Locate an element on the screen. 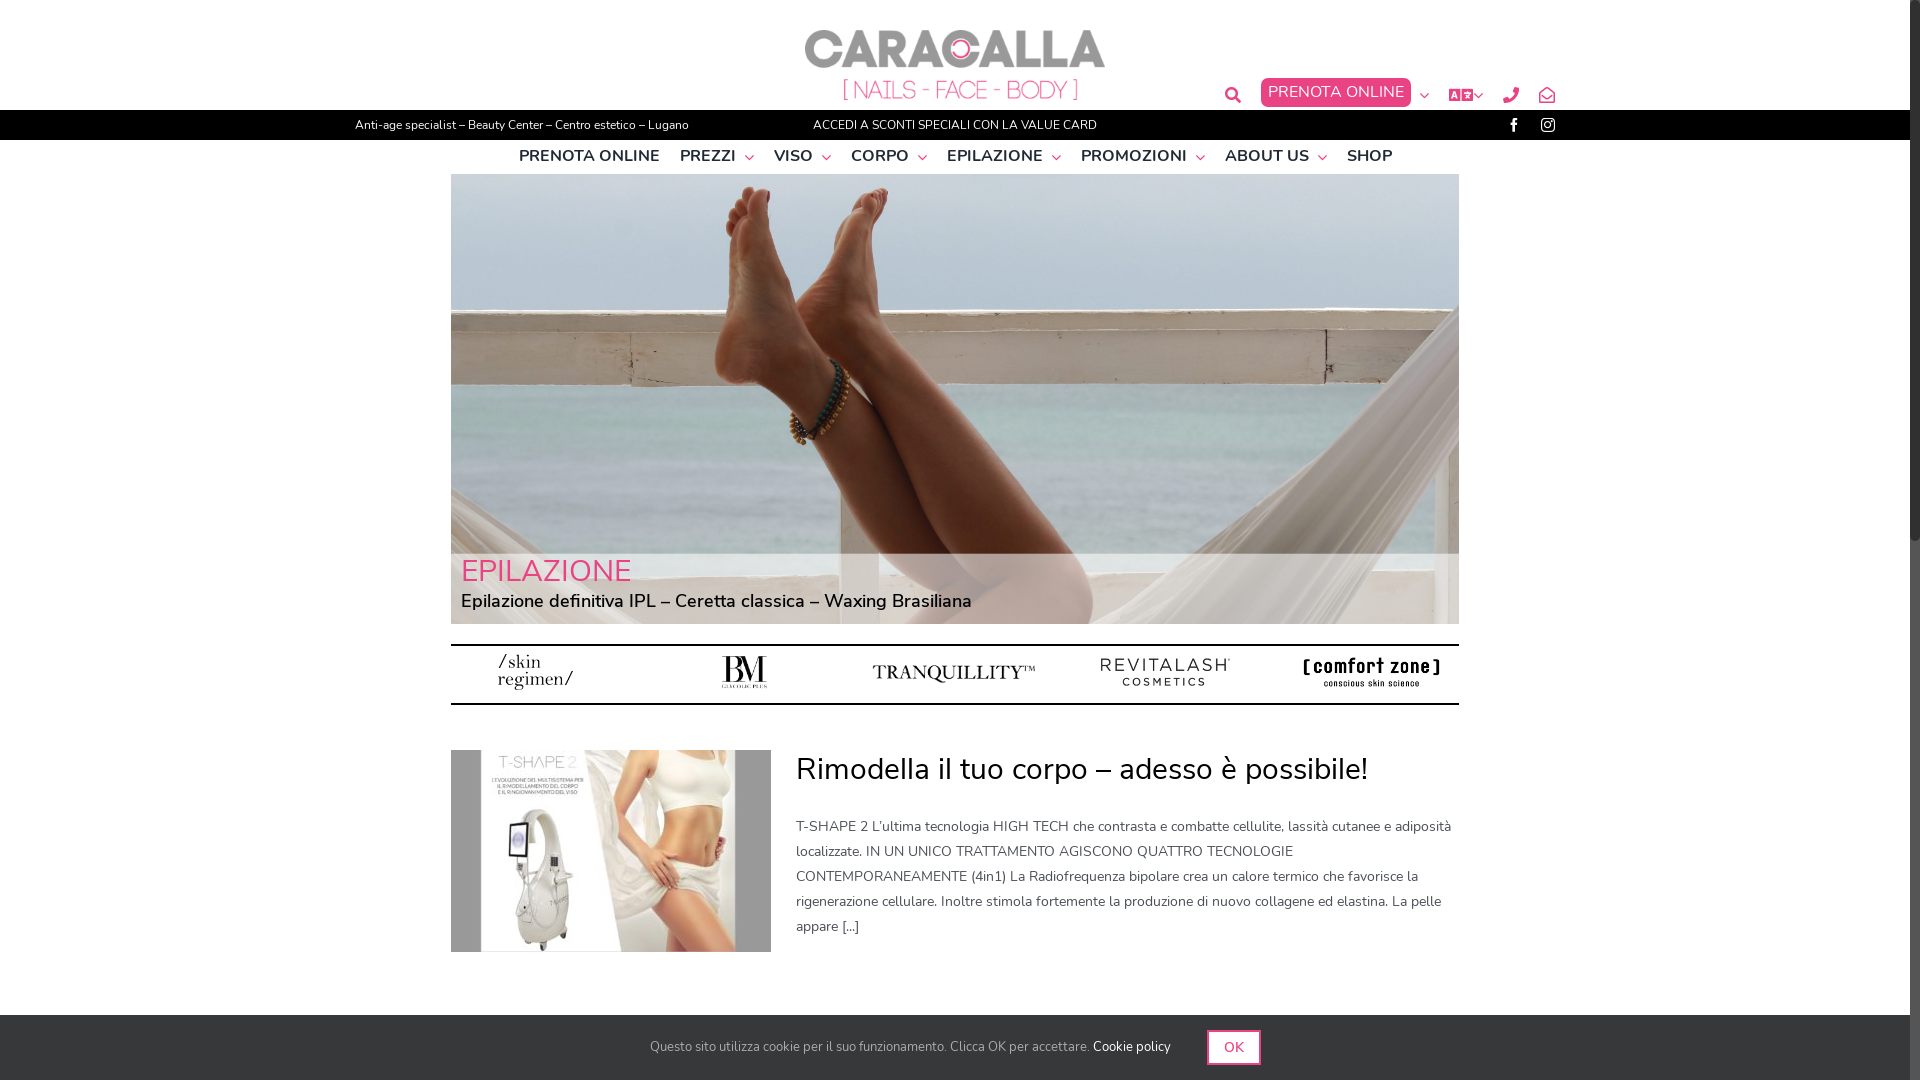  'ABOUT US' is located at coordinates (1274, 155).